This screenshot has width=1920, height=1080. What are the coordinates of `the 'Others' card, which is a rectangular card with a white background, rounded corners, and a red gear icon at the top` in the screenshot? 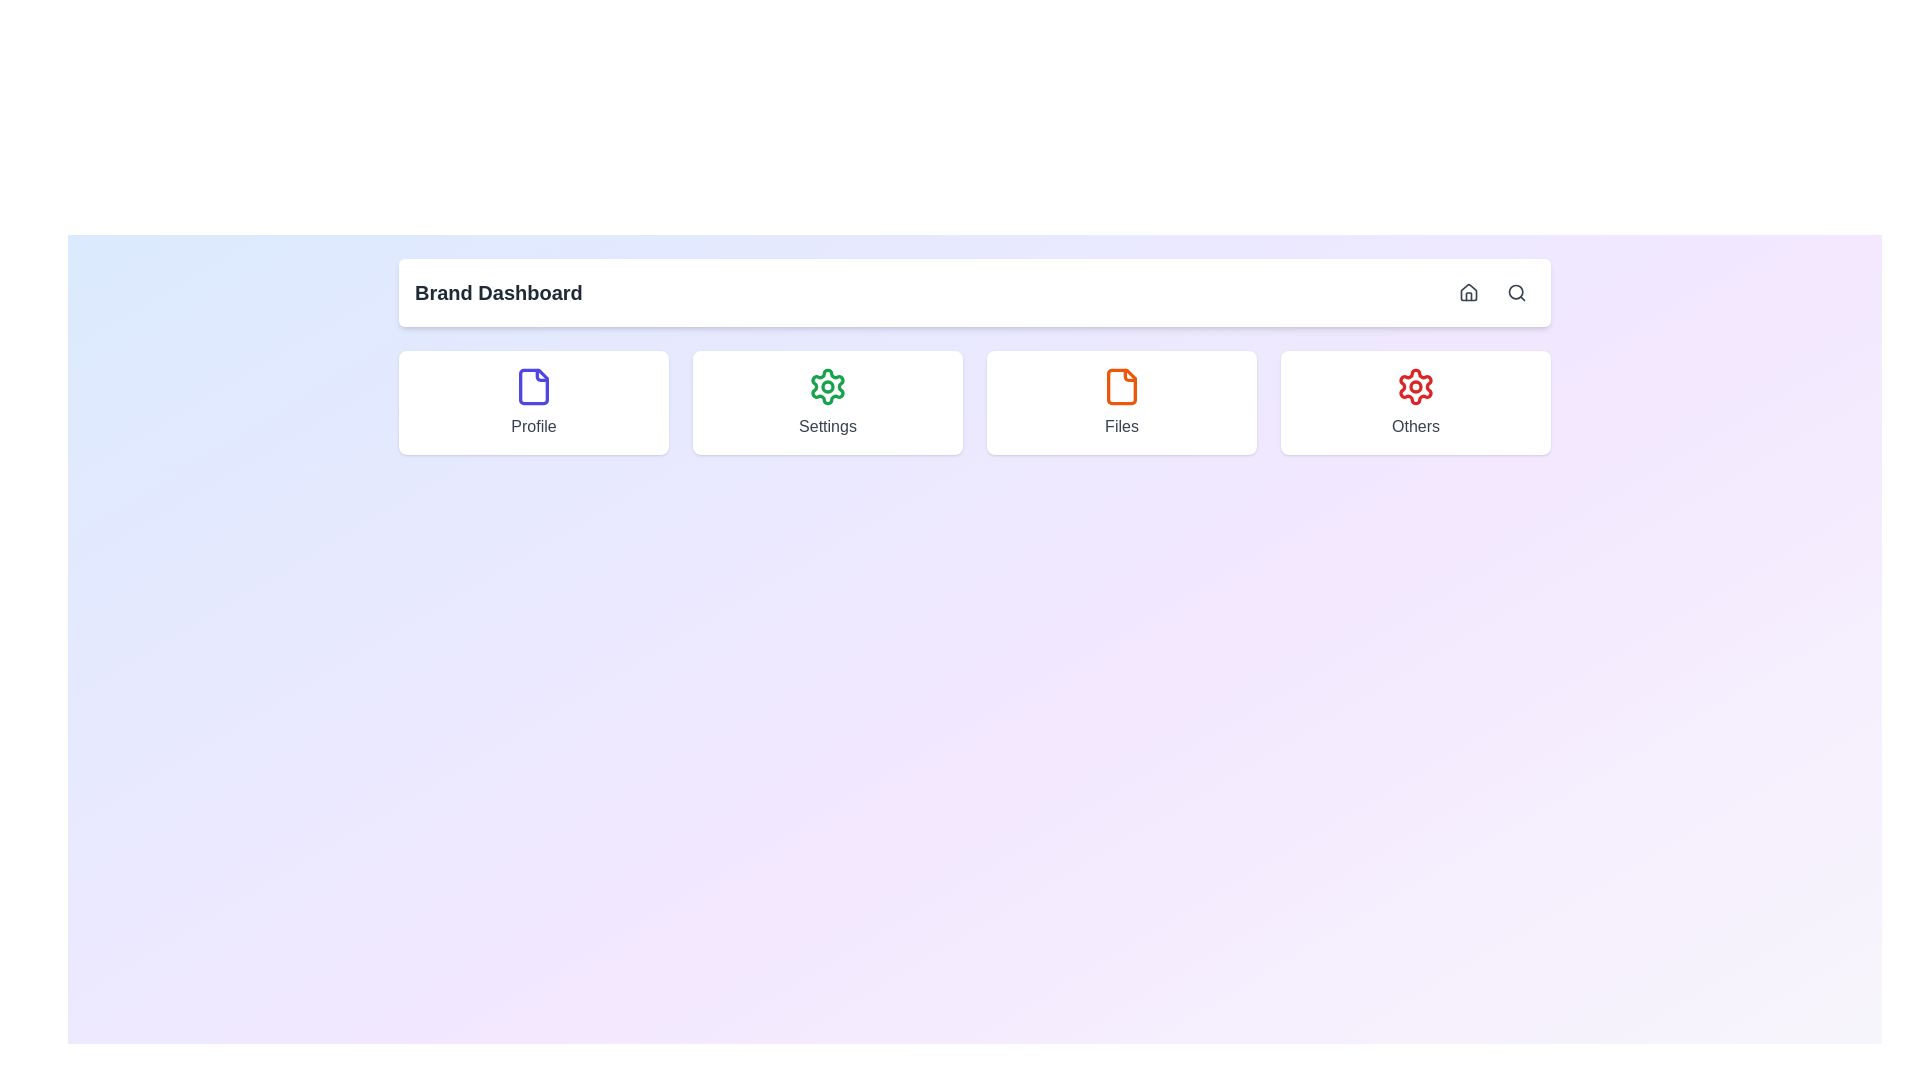 It's located at (1415, 402).